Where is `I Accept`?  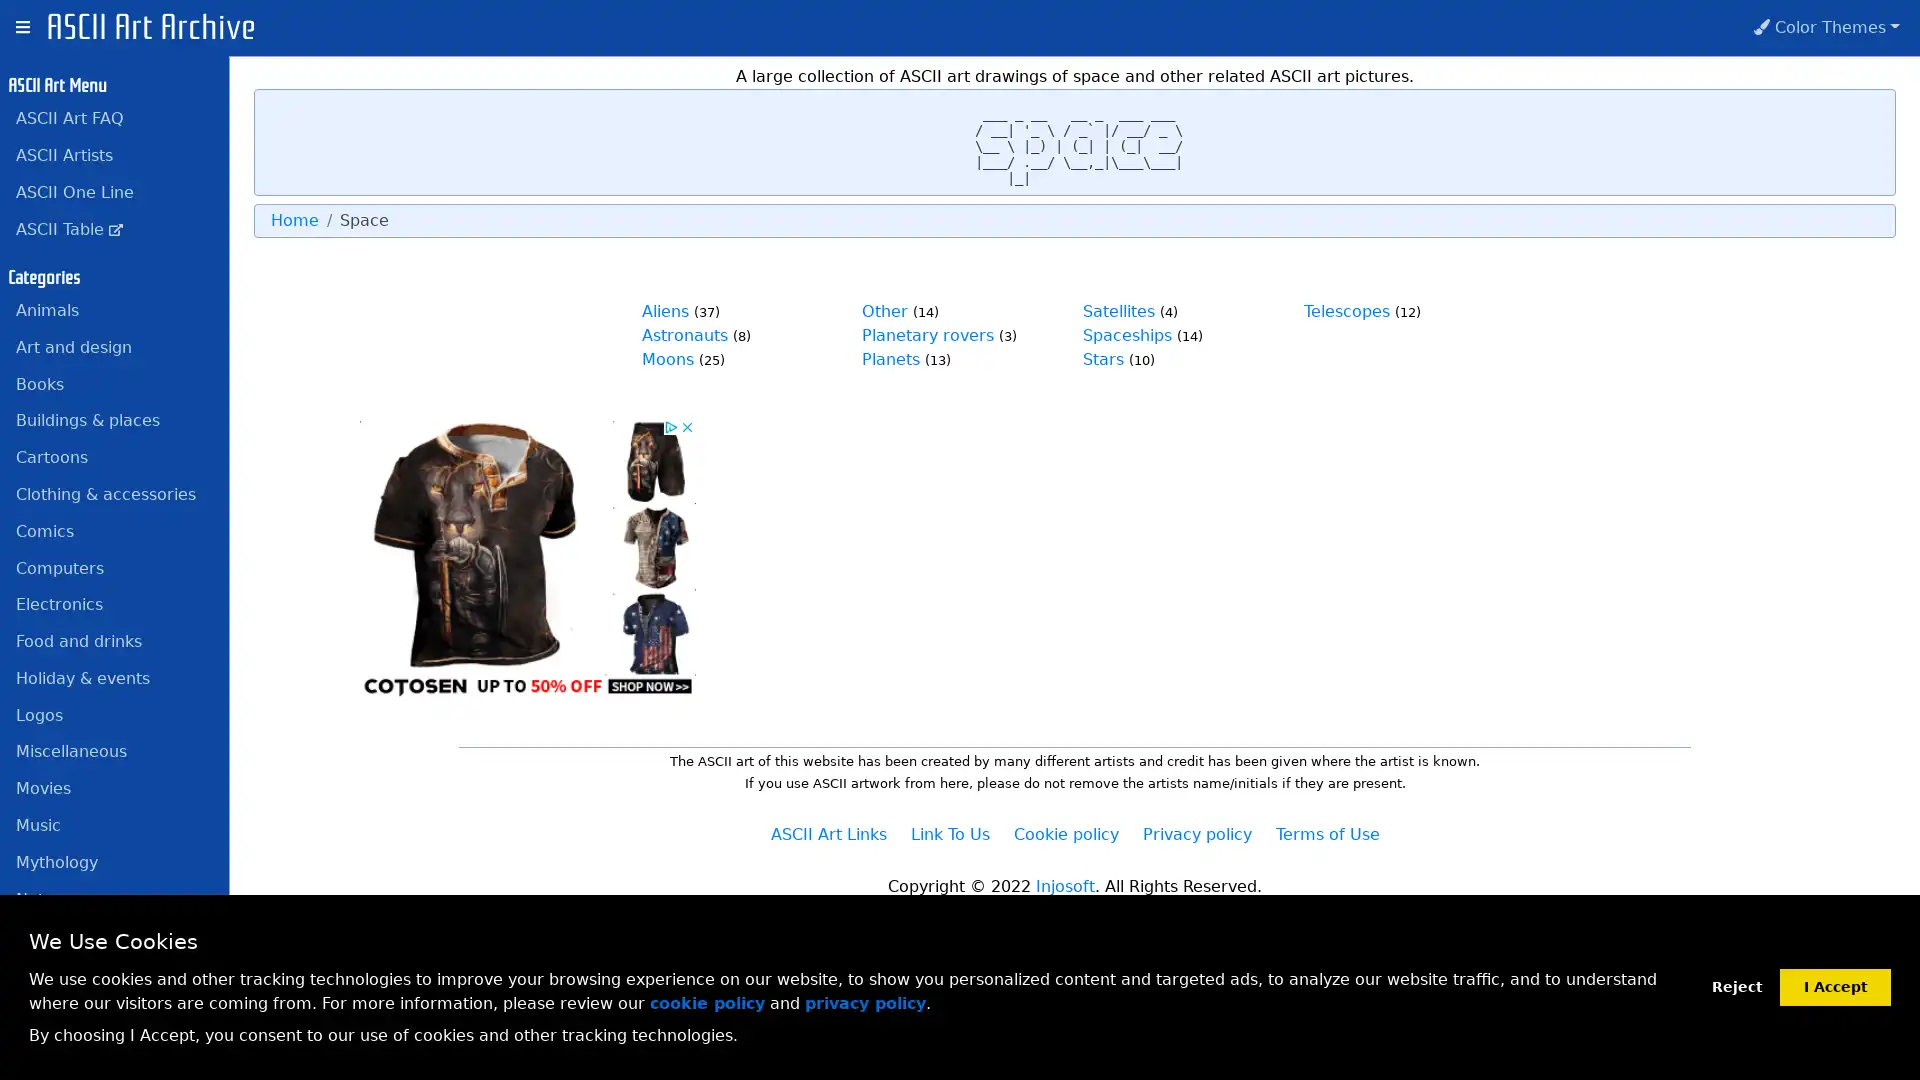
I Accept is located at coordinates (1835, 985).